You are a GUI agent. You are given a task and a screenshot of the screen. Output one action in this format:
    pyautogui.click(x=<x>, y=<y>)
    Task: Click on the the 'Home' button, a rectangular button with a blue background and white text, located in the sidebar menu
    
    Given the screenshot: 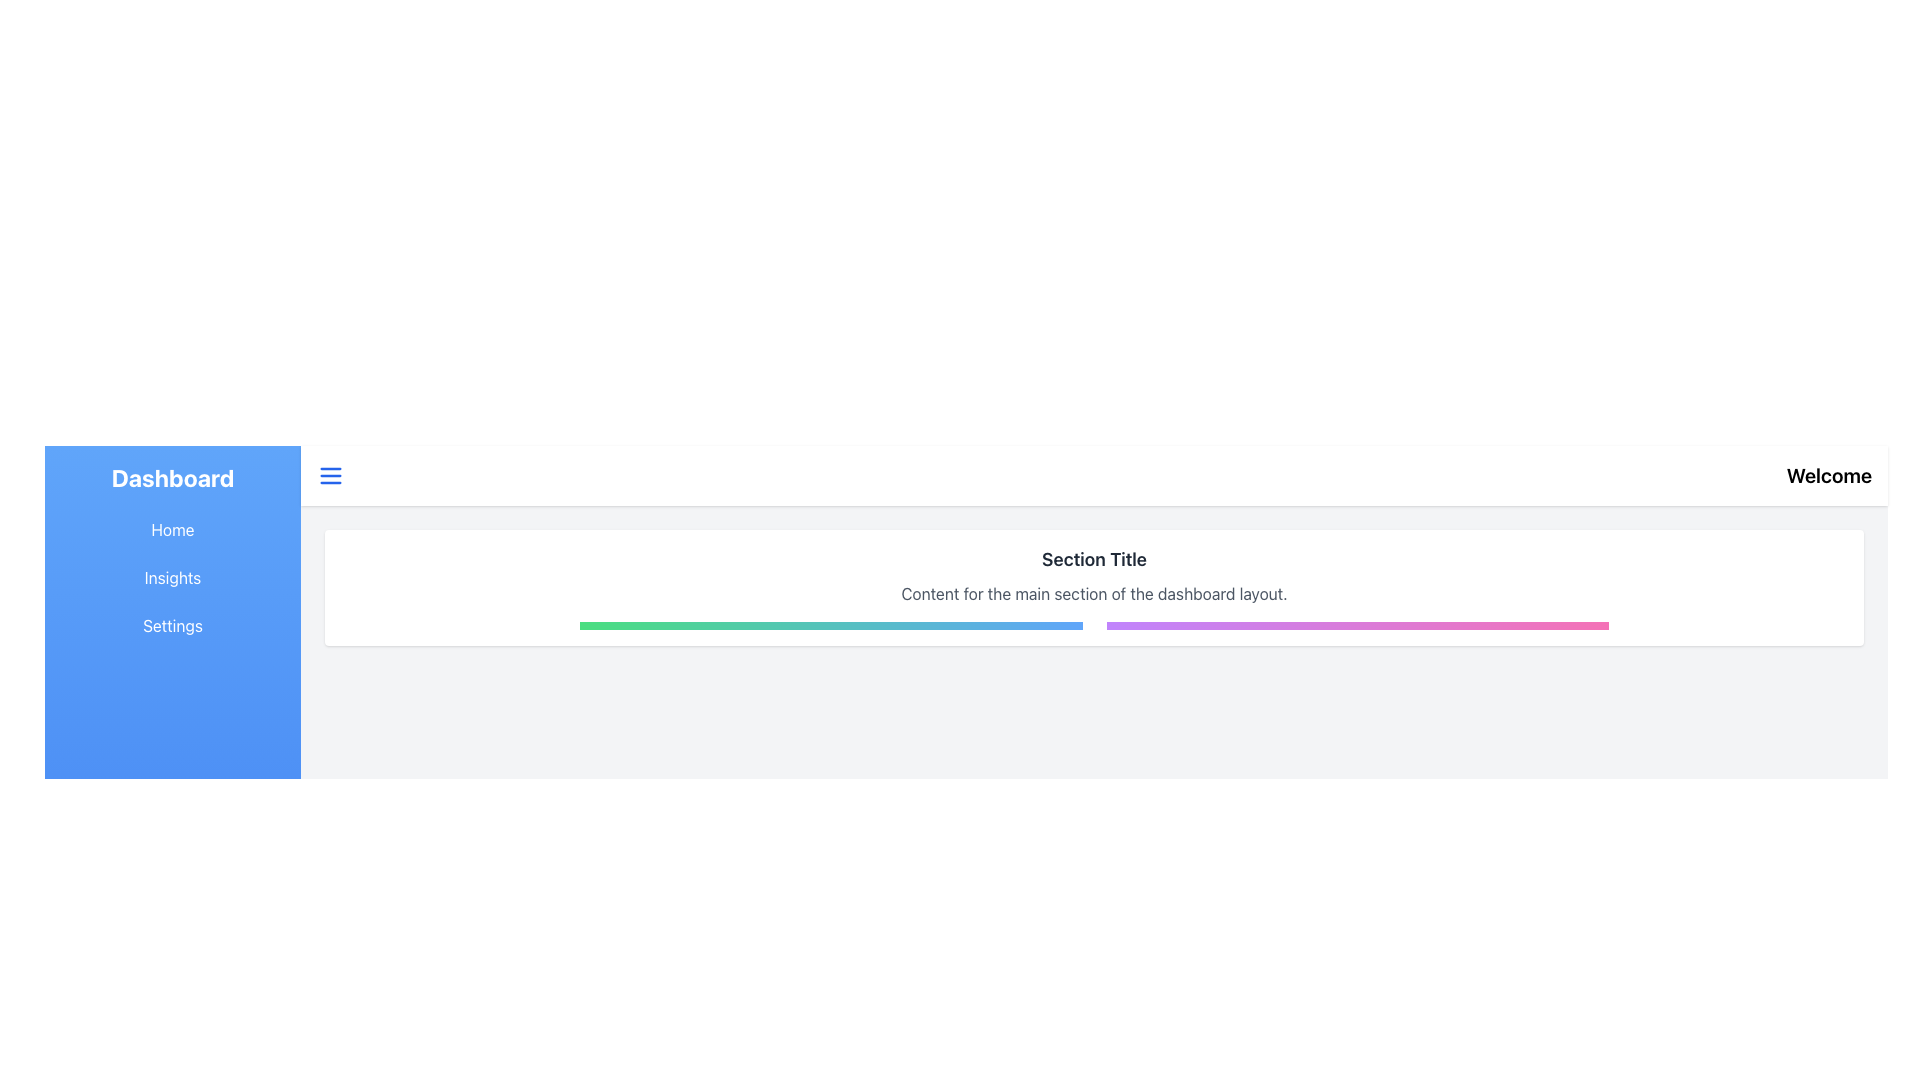 What is the action you would take?
    pyautogui.click(x=172, y=528)
    